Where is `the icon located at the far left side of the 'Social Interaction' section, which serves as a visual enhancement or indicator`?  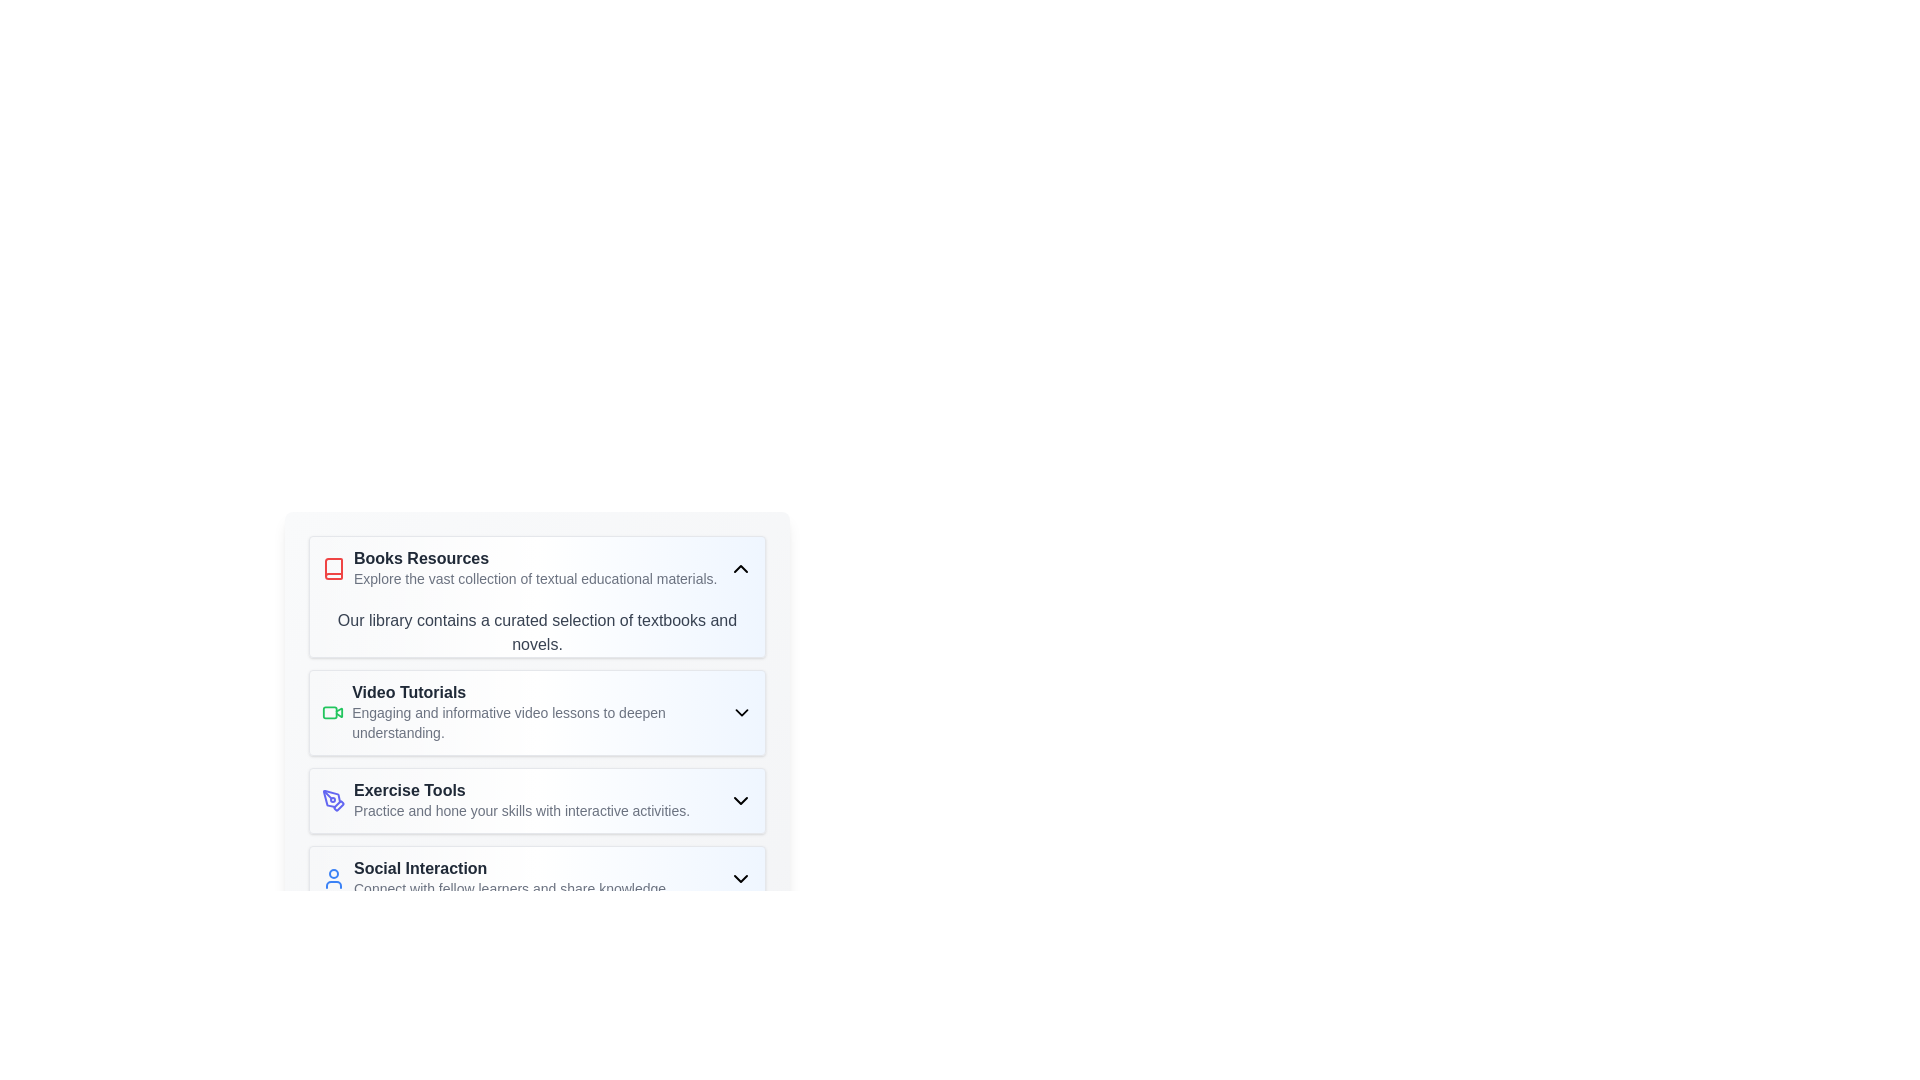 the icon located at the far left side of the 'Social Interaction' section, which serves as a visual enhancement or indicator is located at coordinates (334, 878).